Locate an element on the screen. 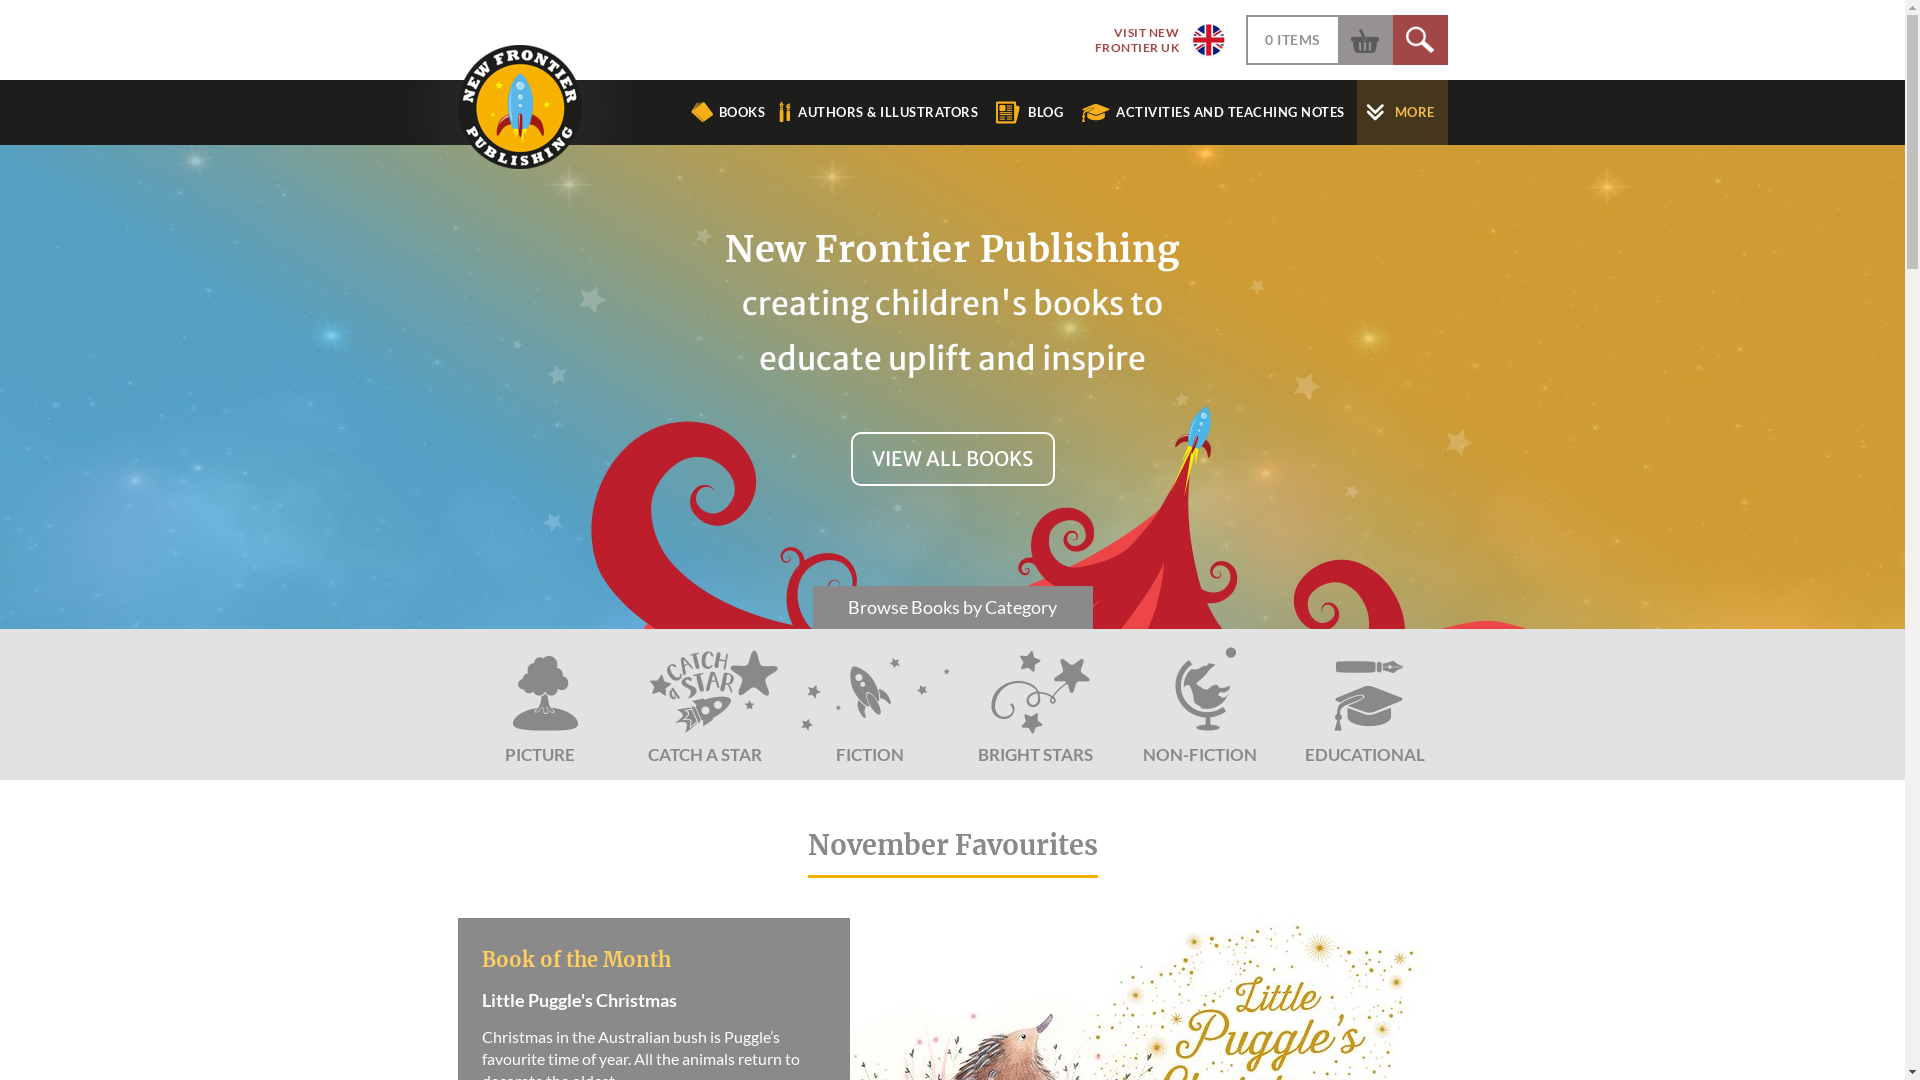 This screenshot has height=1080, width=1920. 'BLOG' is located at coordinates (1036, 112).